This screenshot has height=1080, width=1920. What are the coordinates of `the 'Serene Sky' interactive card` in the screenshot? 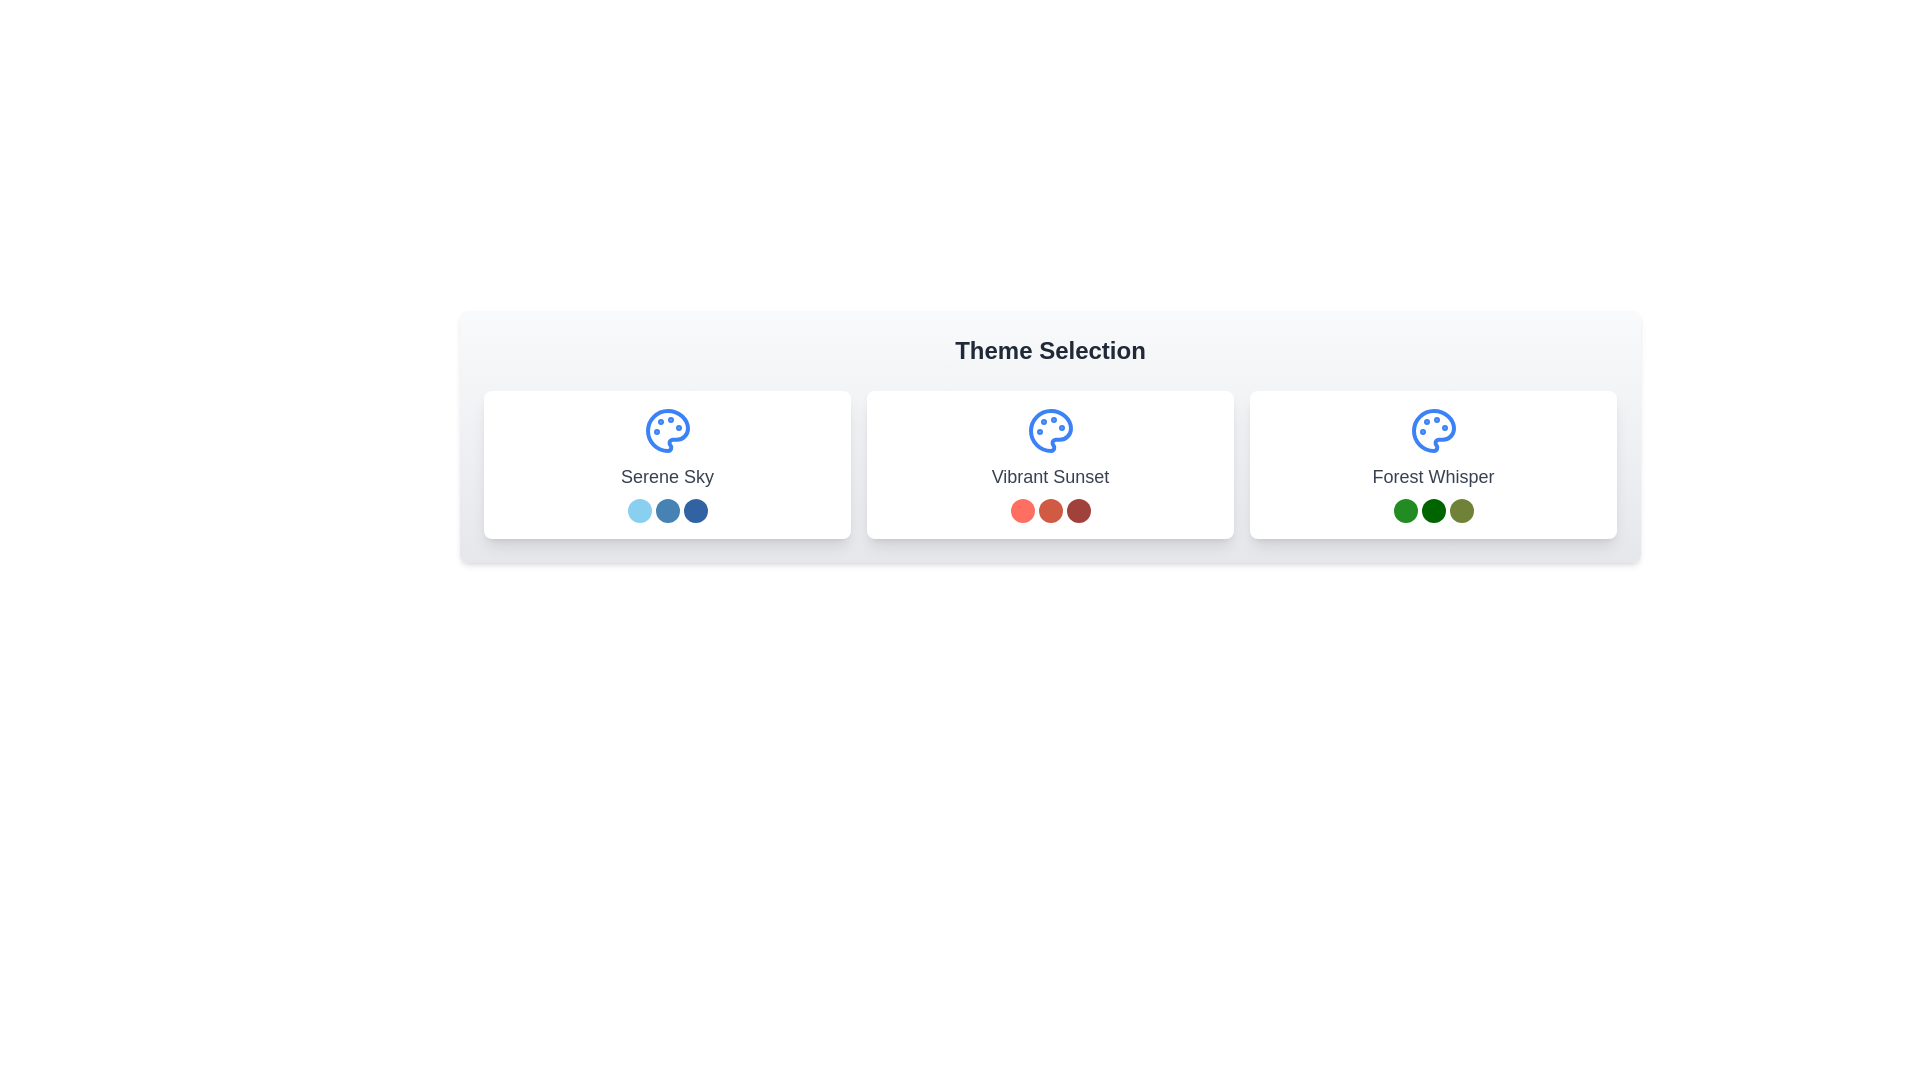 It's located at (667, 465).